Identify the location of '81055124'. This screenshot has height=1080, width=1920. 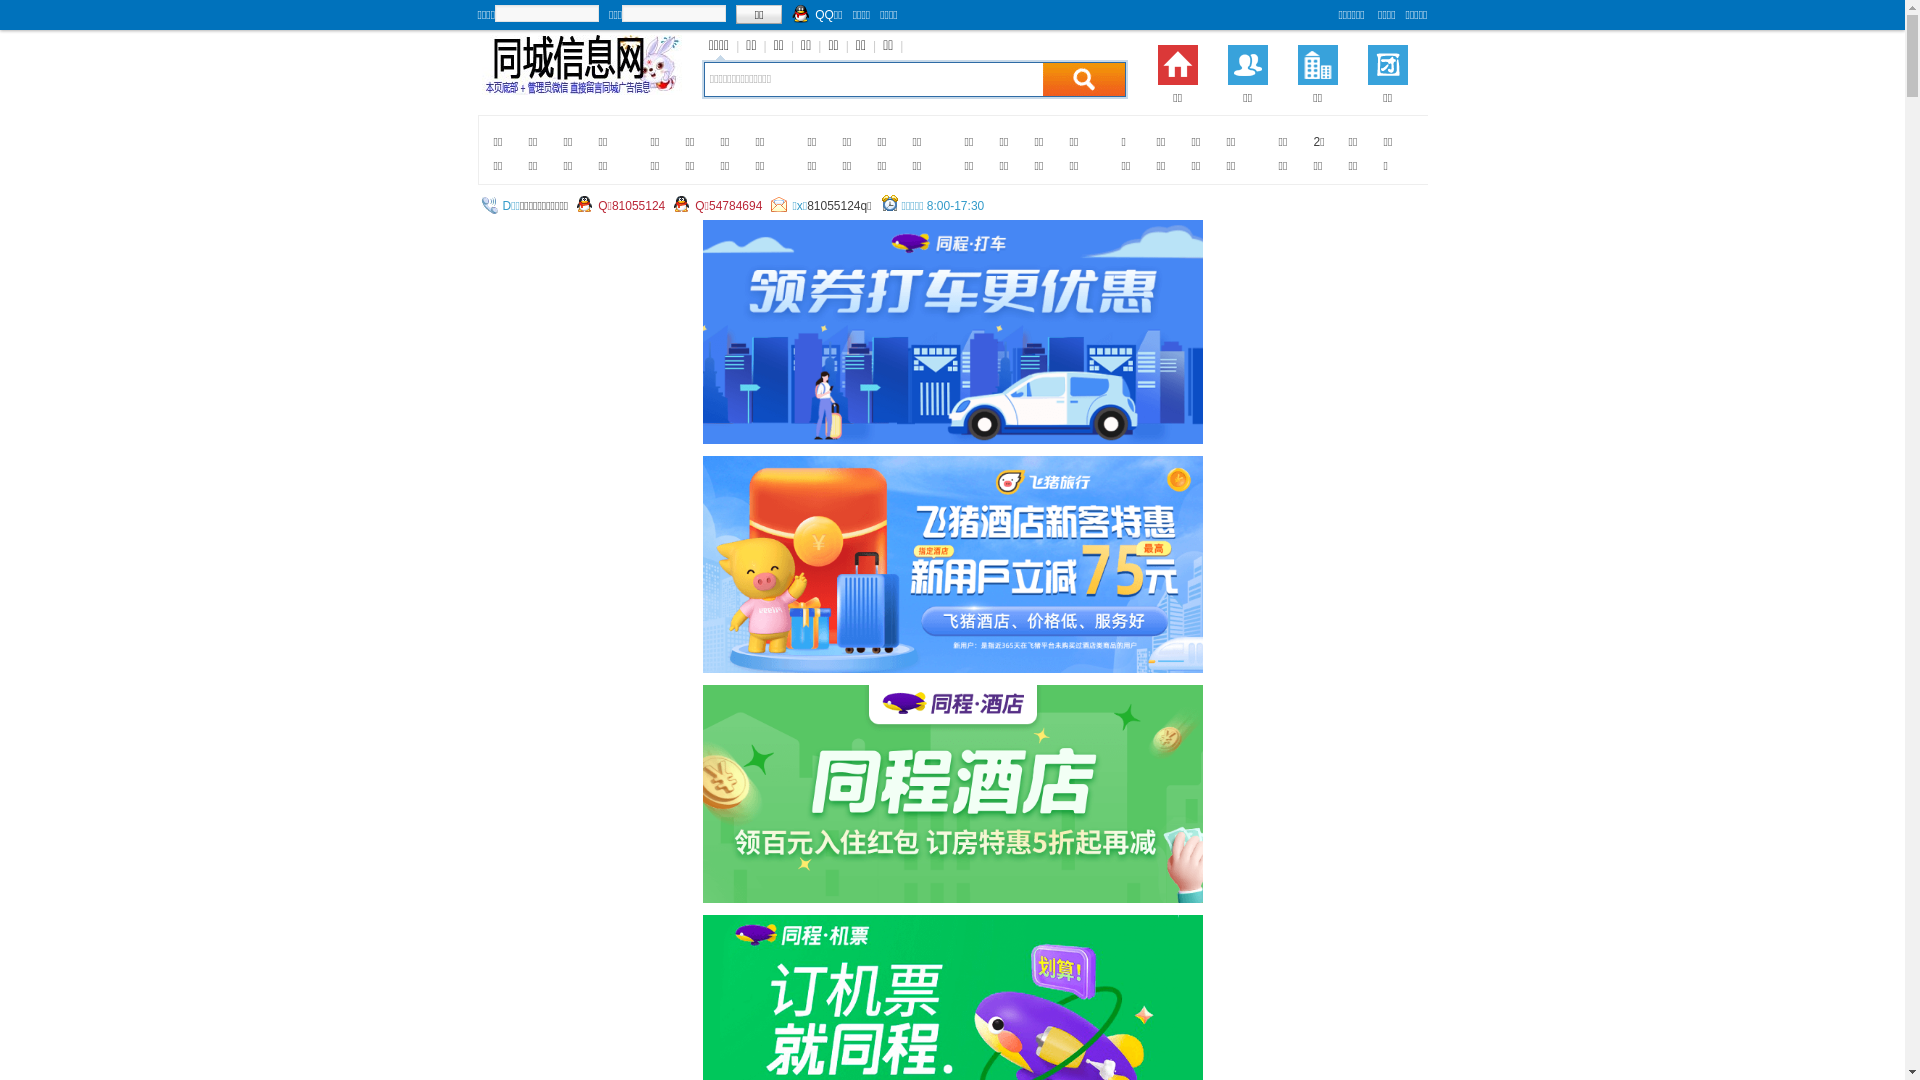
(637, 205).